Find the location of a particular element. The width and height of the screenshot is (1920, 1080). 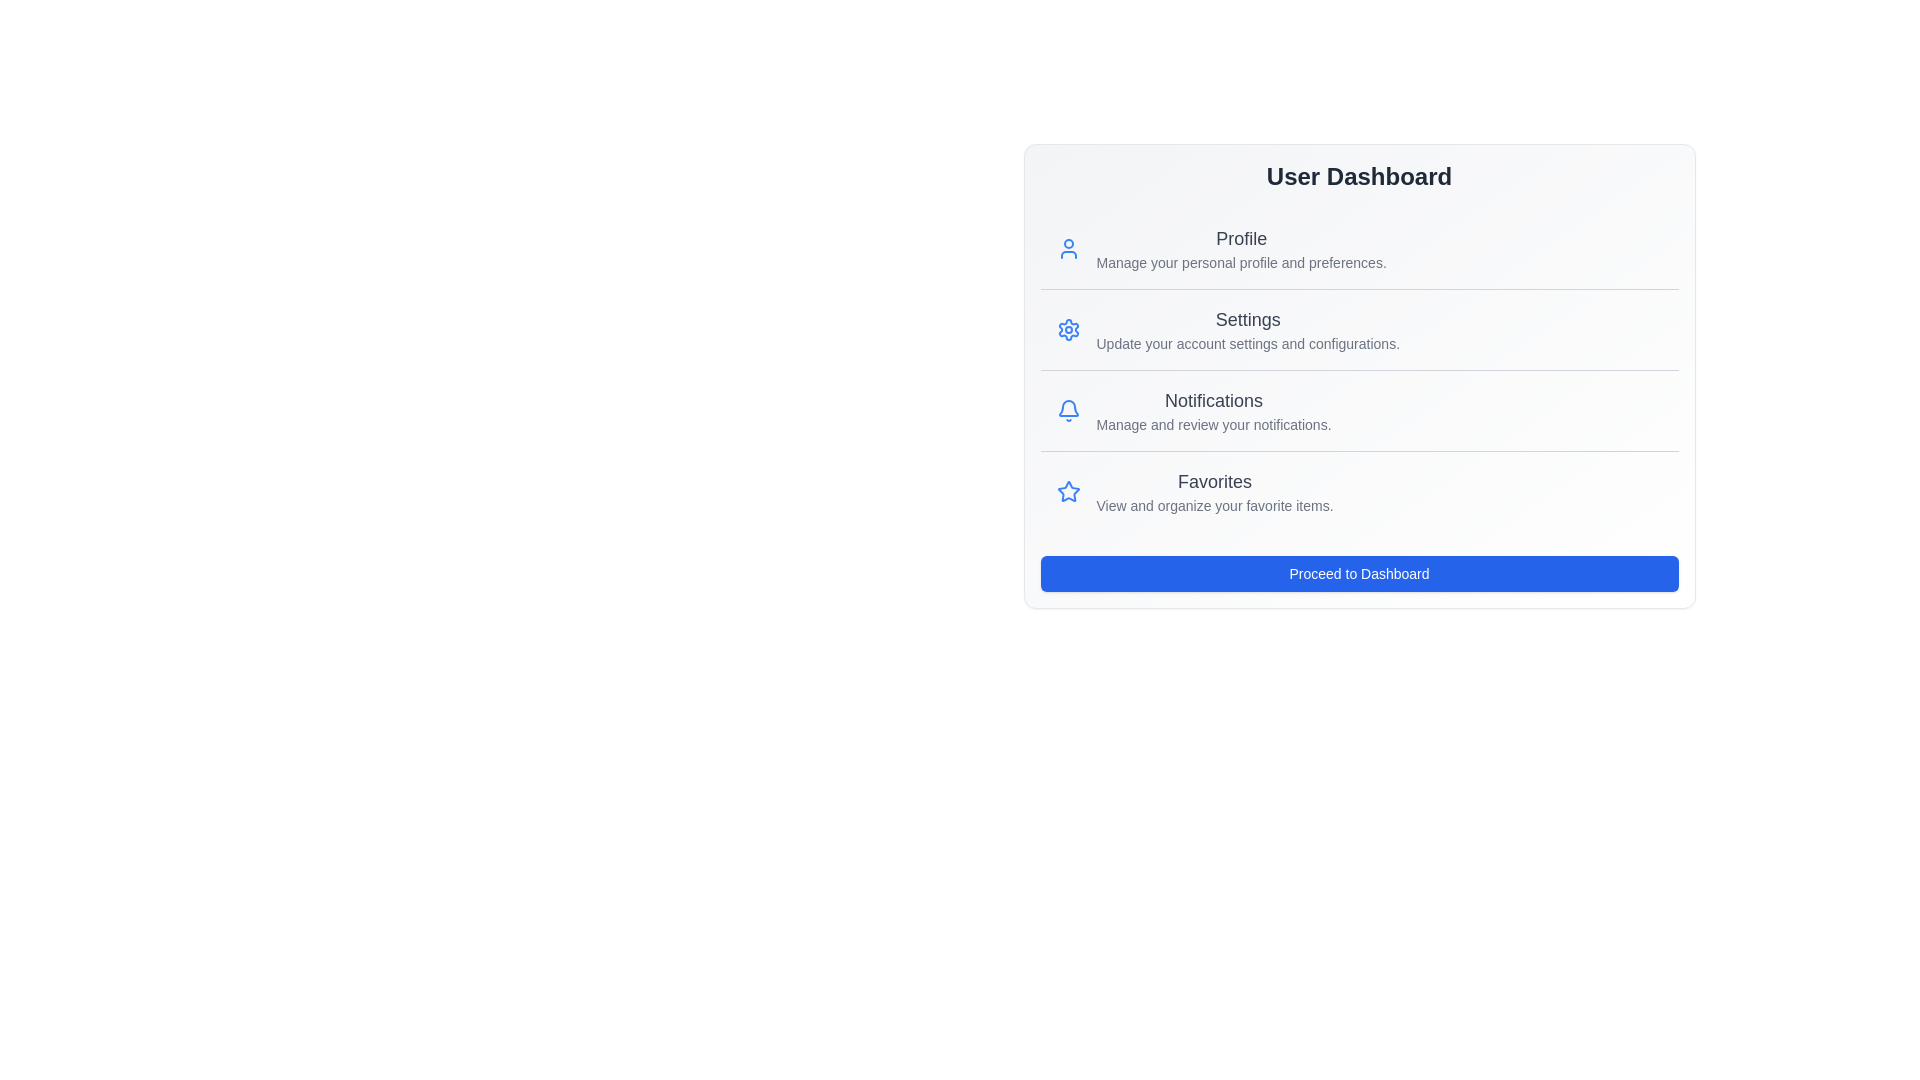

the gear icon located in the user dashboard is located at coordinates (1067, 329).